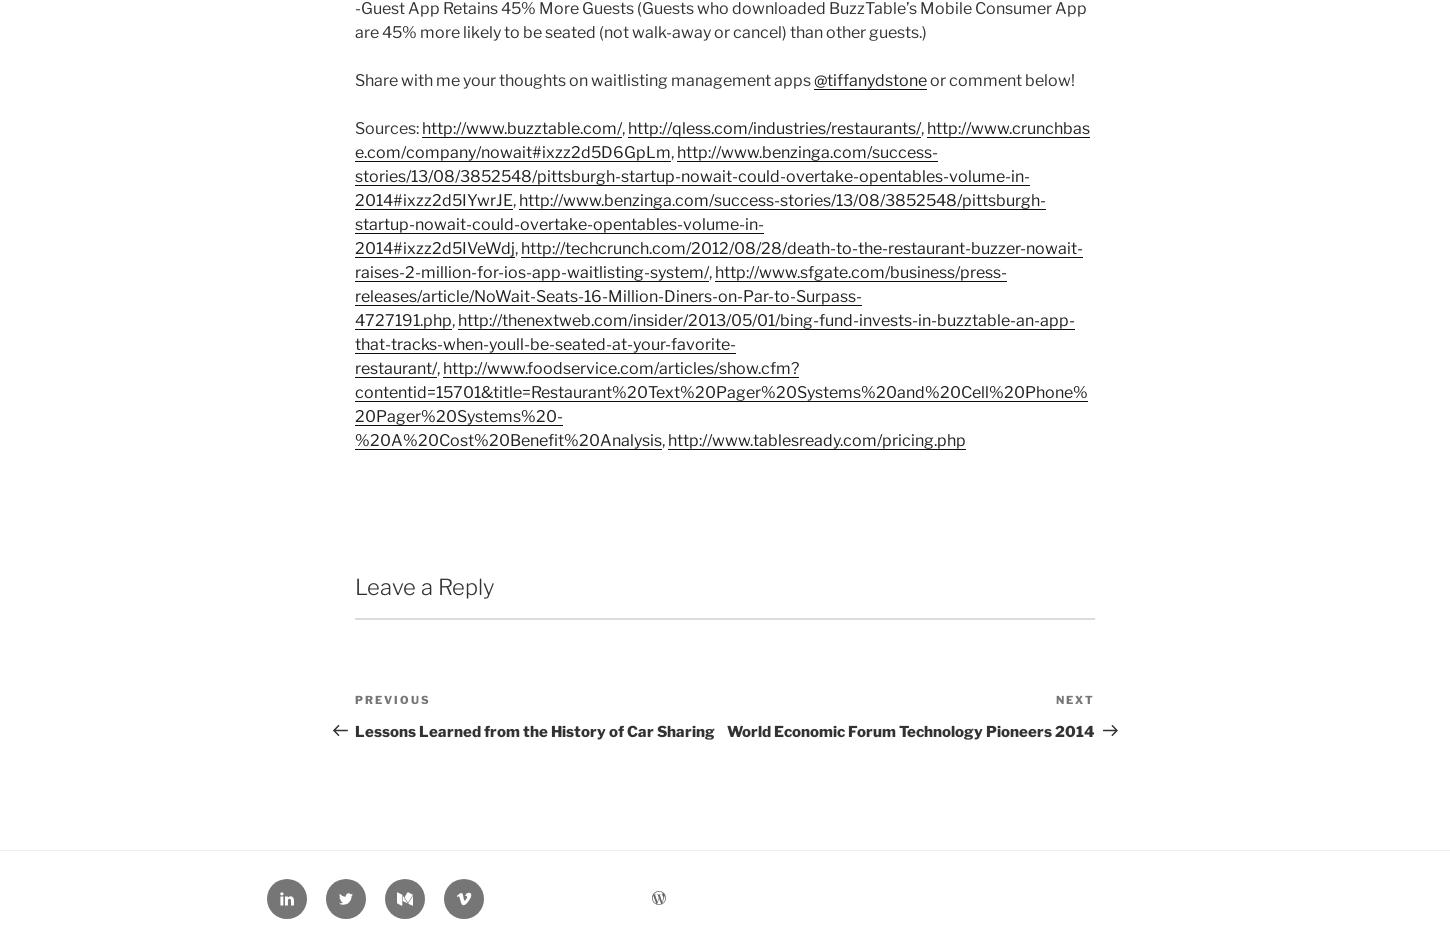 Image resolution: width=1450 pixels, height=944 pixels. What do you see at coordinates (680, 295) in the screenshot?
I see `'http://www.sfgate.com/business/press-releases/article/NoWait-Seats-16-Million-Diners-on-Par-to-Surpass-4727191.php'` at bounding box center [680, 295].